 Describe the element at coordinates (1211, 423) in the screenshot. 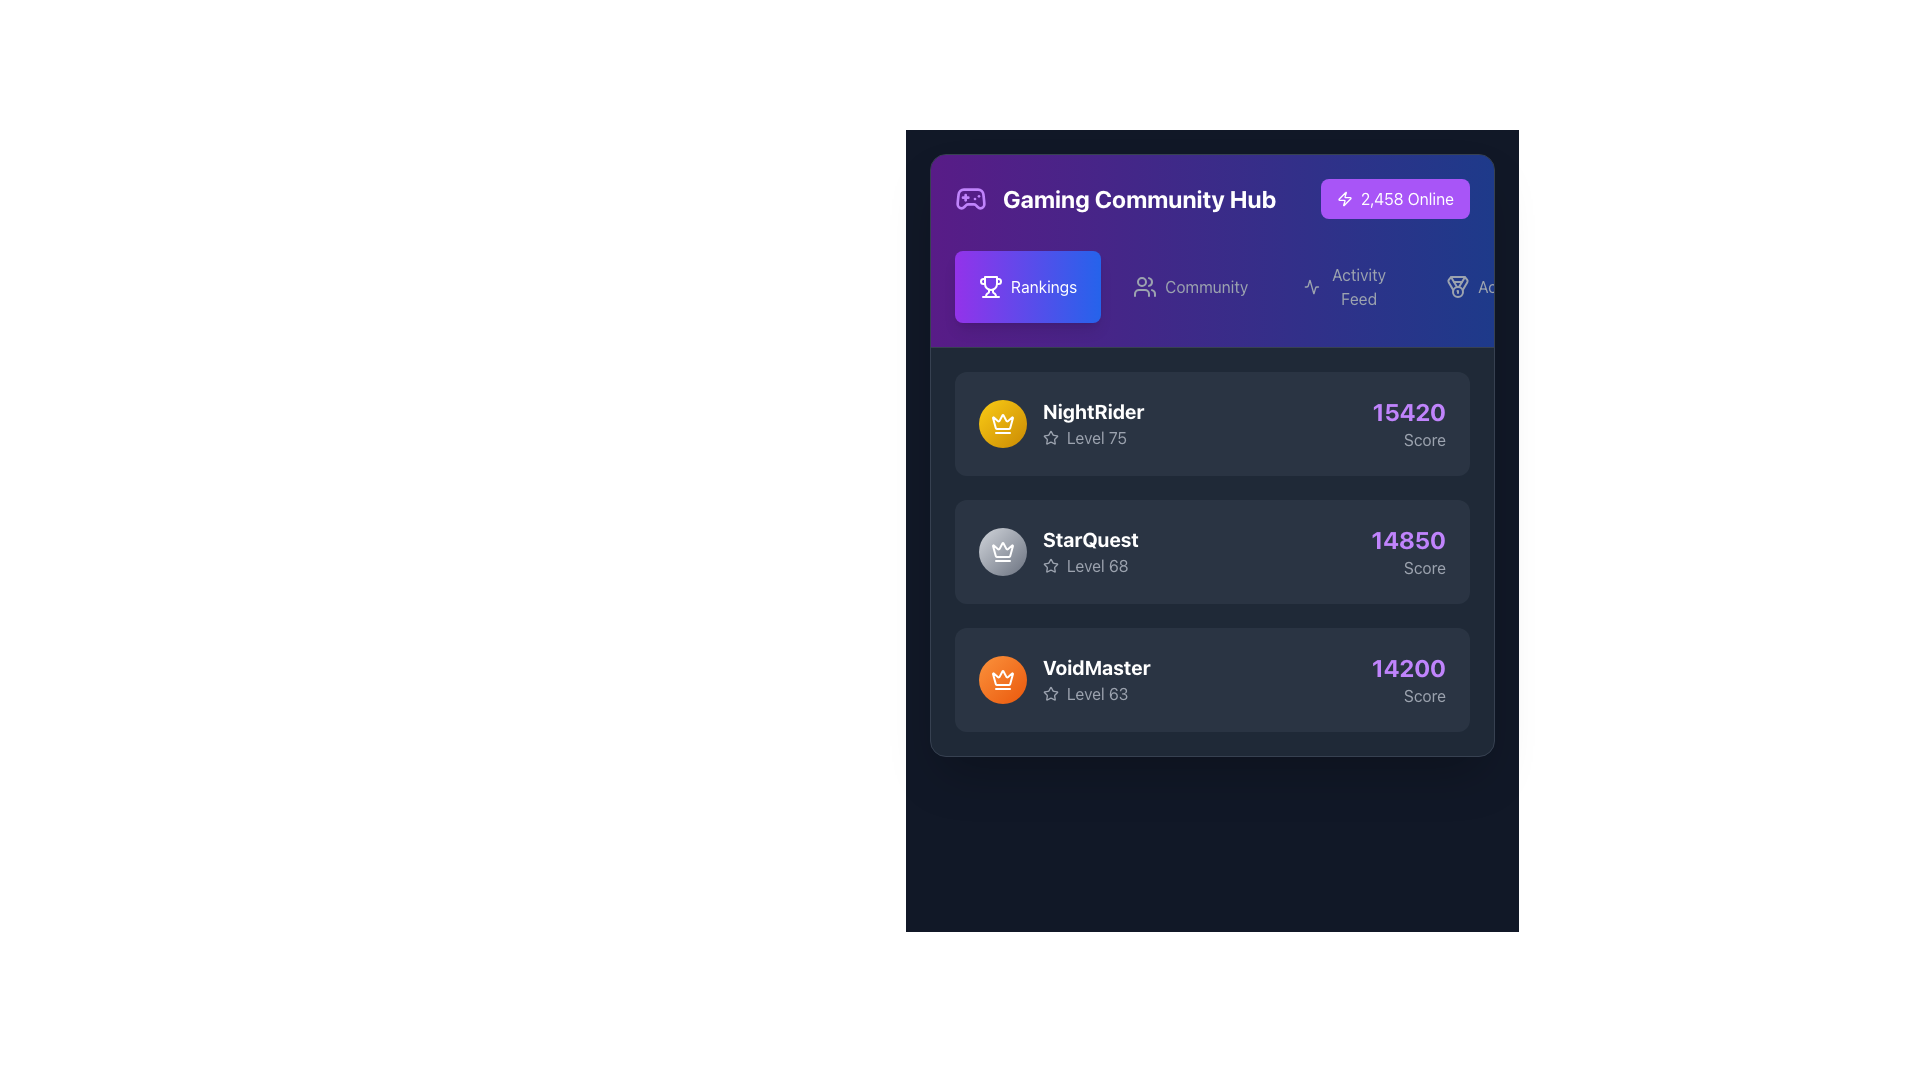

I see `the first leaderboard entry in the Rankings section of the Gaming Community Hub to interact with it` at that location.